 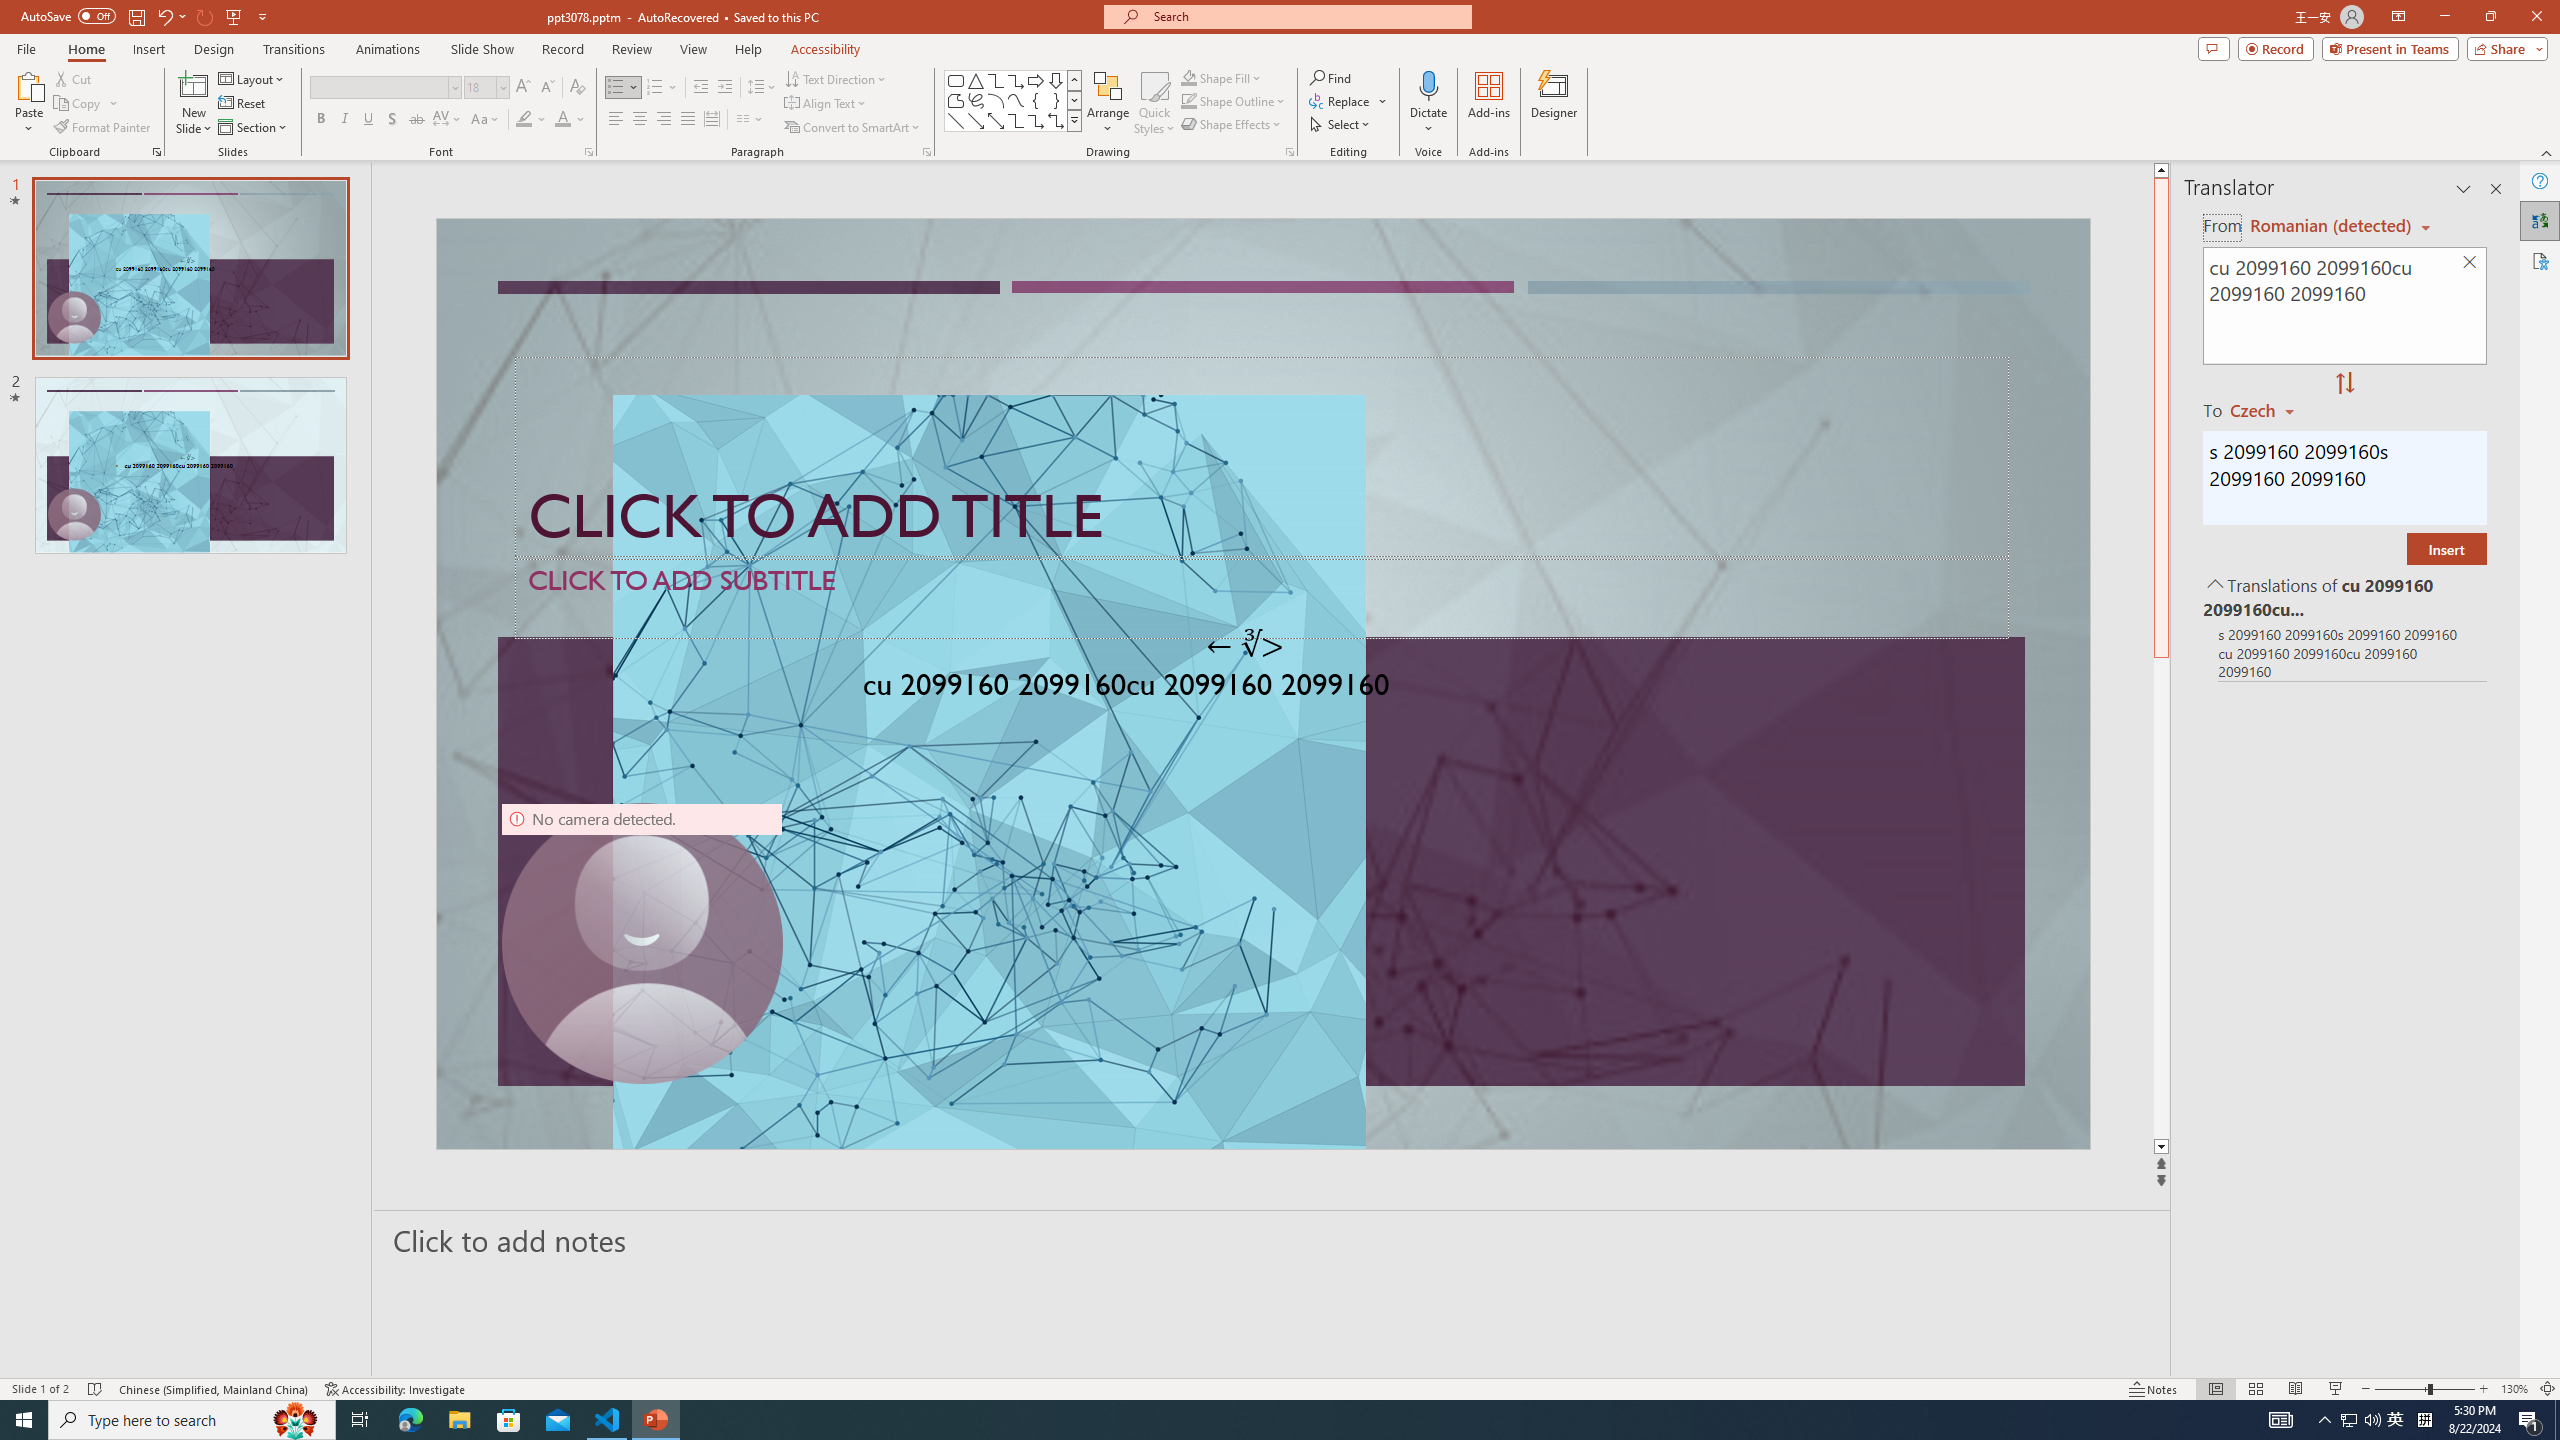 I want to click on 'Clear text', so click(x=2470, y=263).